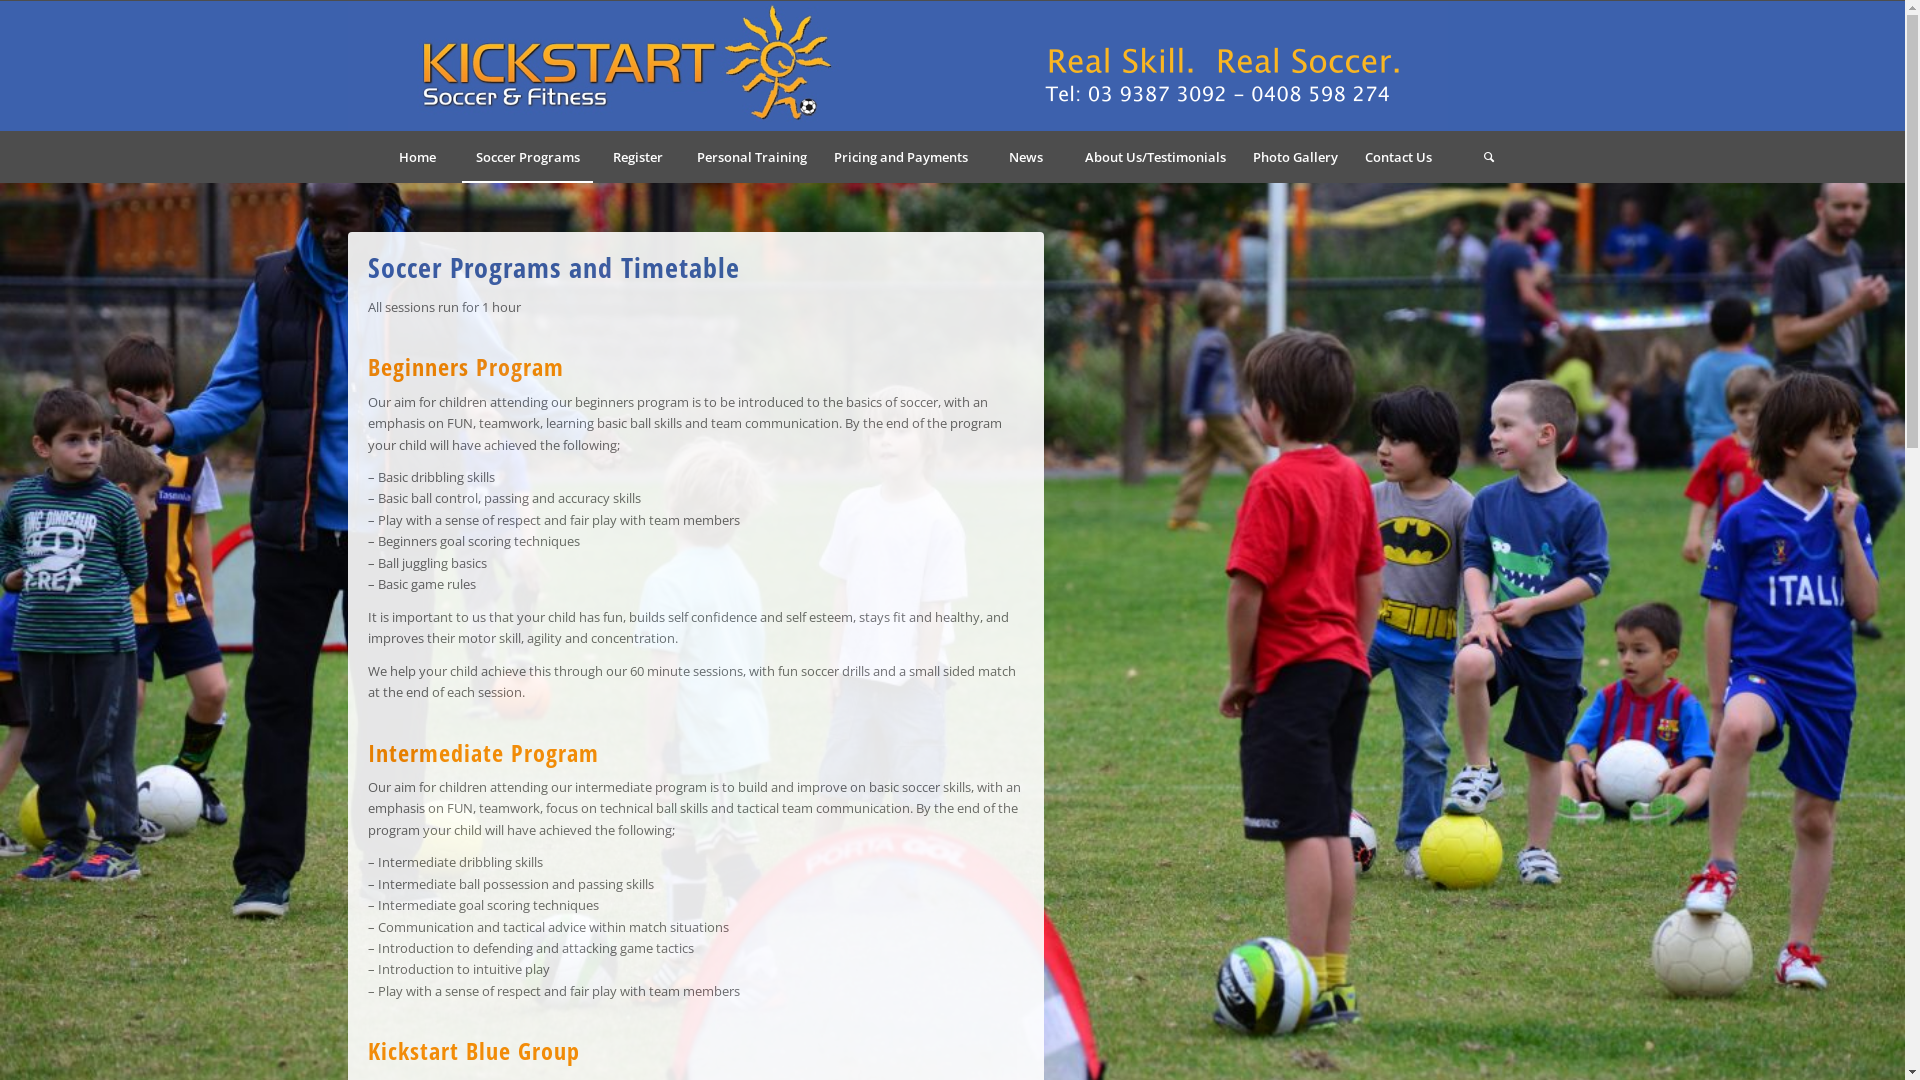  What do you see at coordinates (1153, 156) in the screenshot?
I see `'About Us/Testimonials'` at bounding box center [1153, 156].